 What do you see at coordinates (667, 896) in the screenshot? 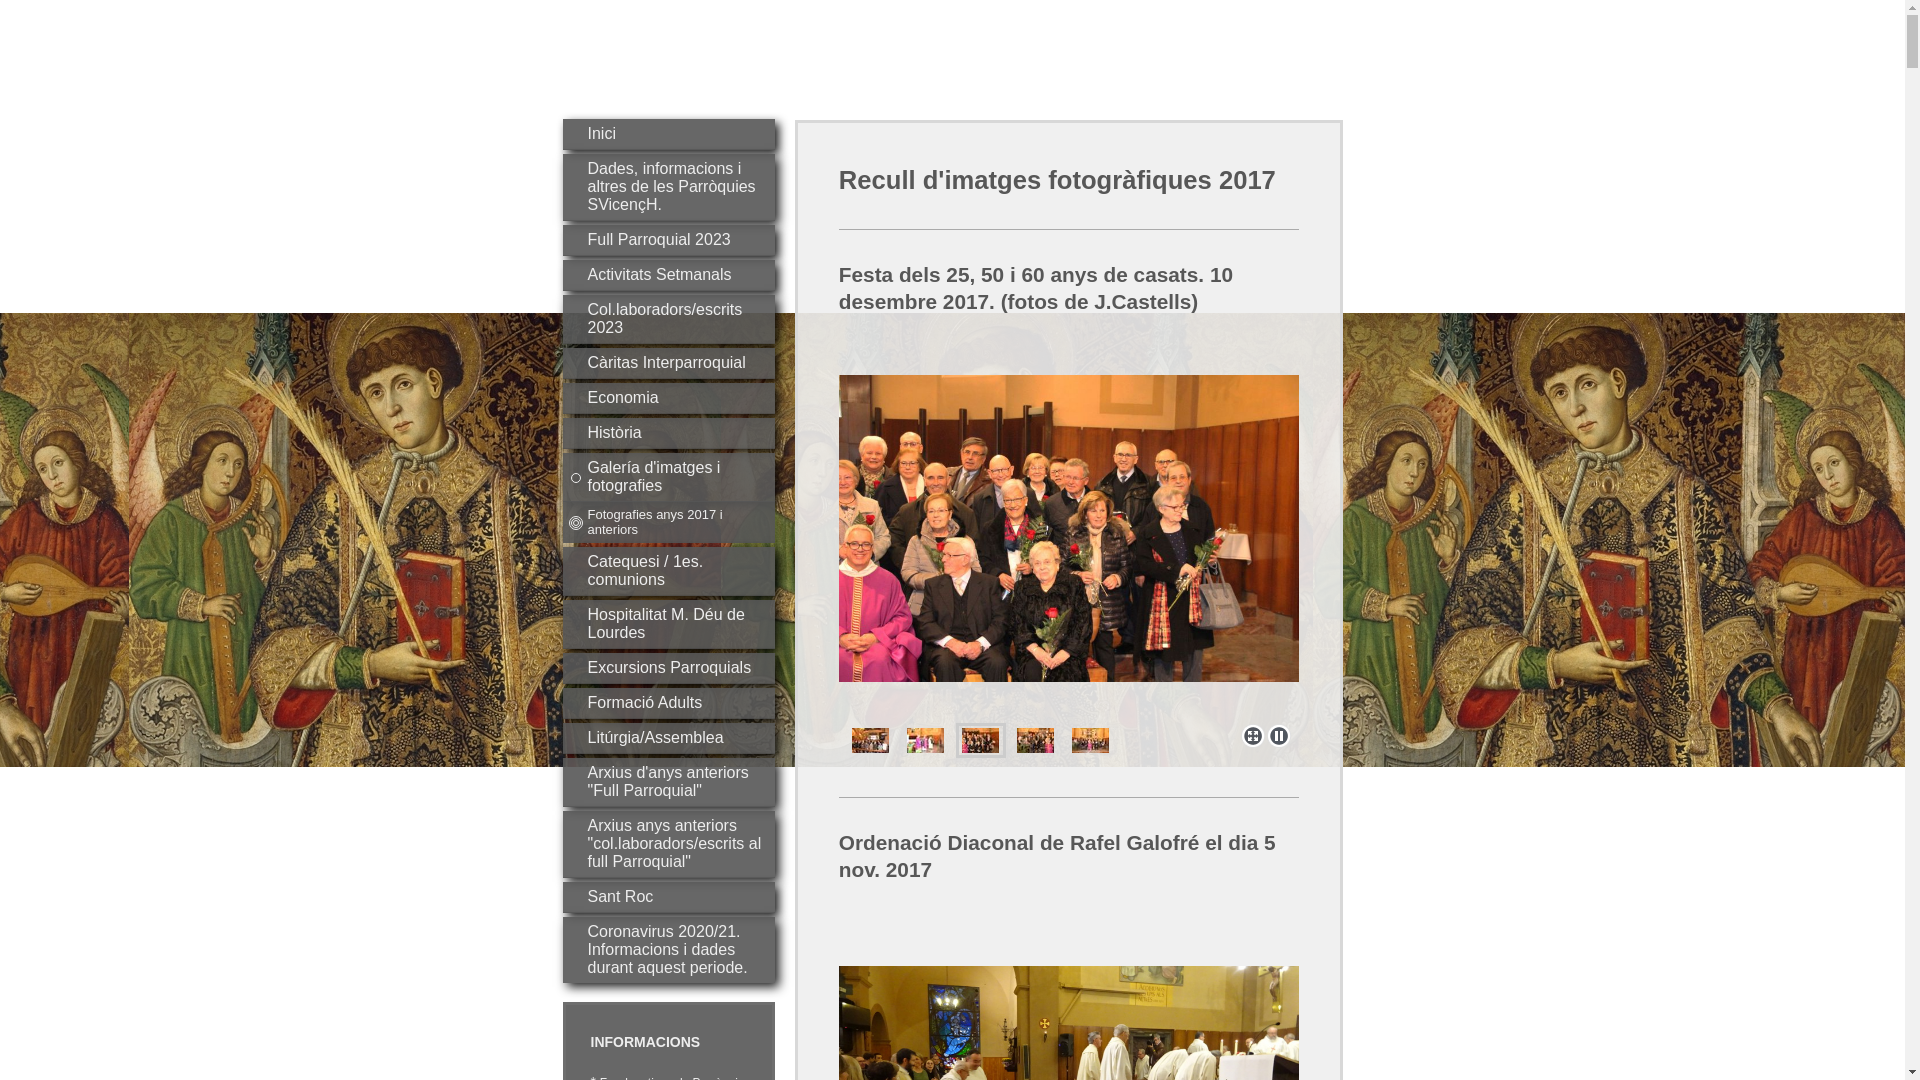
I see `'Sant Roc'` at bounding box center [667, 896].